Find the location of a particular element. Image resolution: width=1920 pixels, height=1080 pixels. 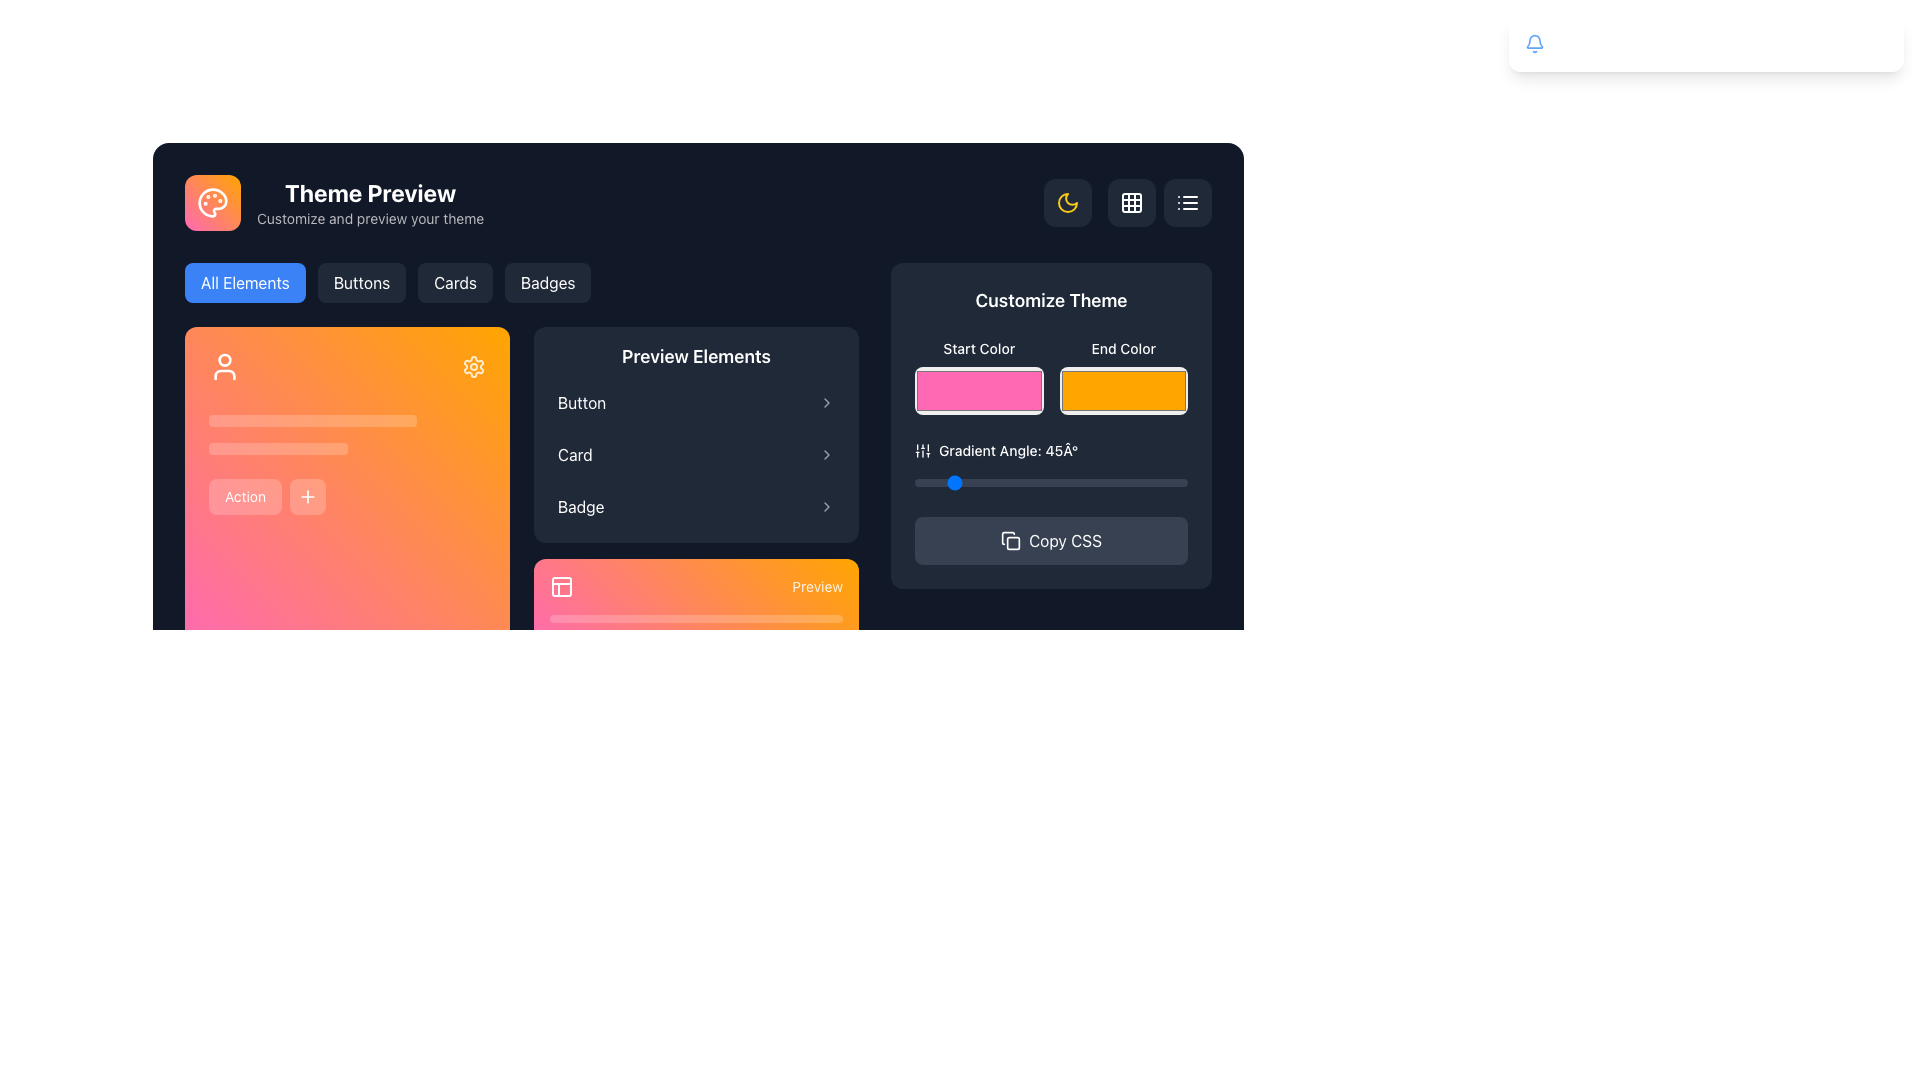

the Decorative bar, which is a horizontal bar with rounded edges and a faint white overlay located in the left panel of the interface with gradient coloring from pink to orange is located at coordinates (311, 419).